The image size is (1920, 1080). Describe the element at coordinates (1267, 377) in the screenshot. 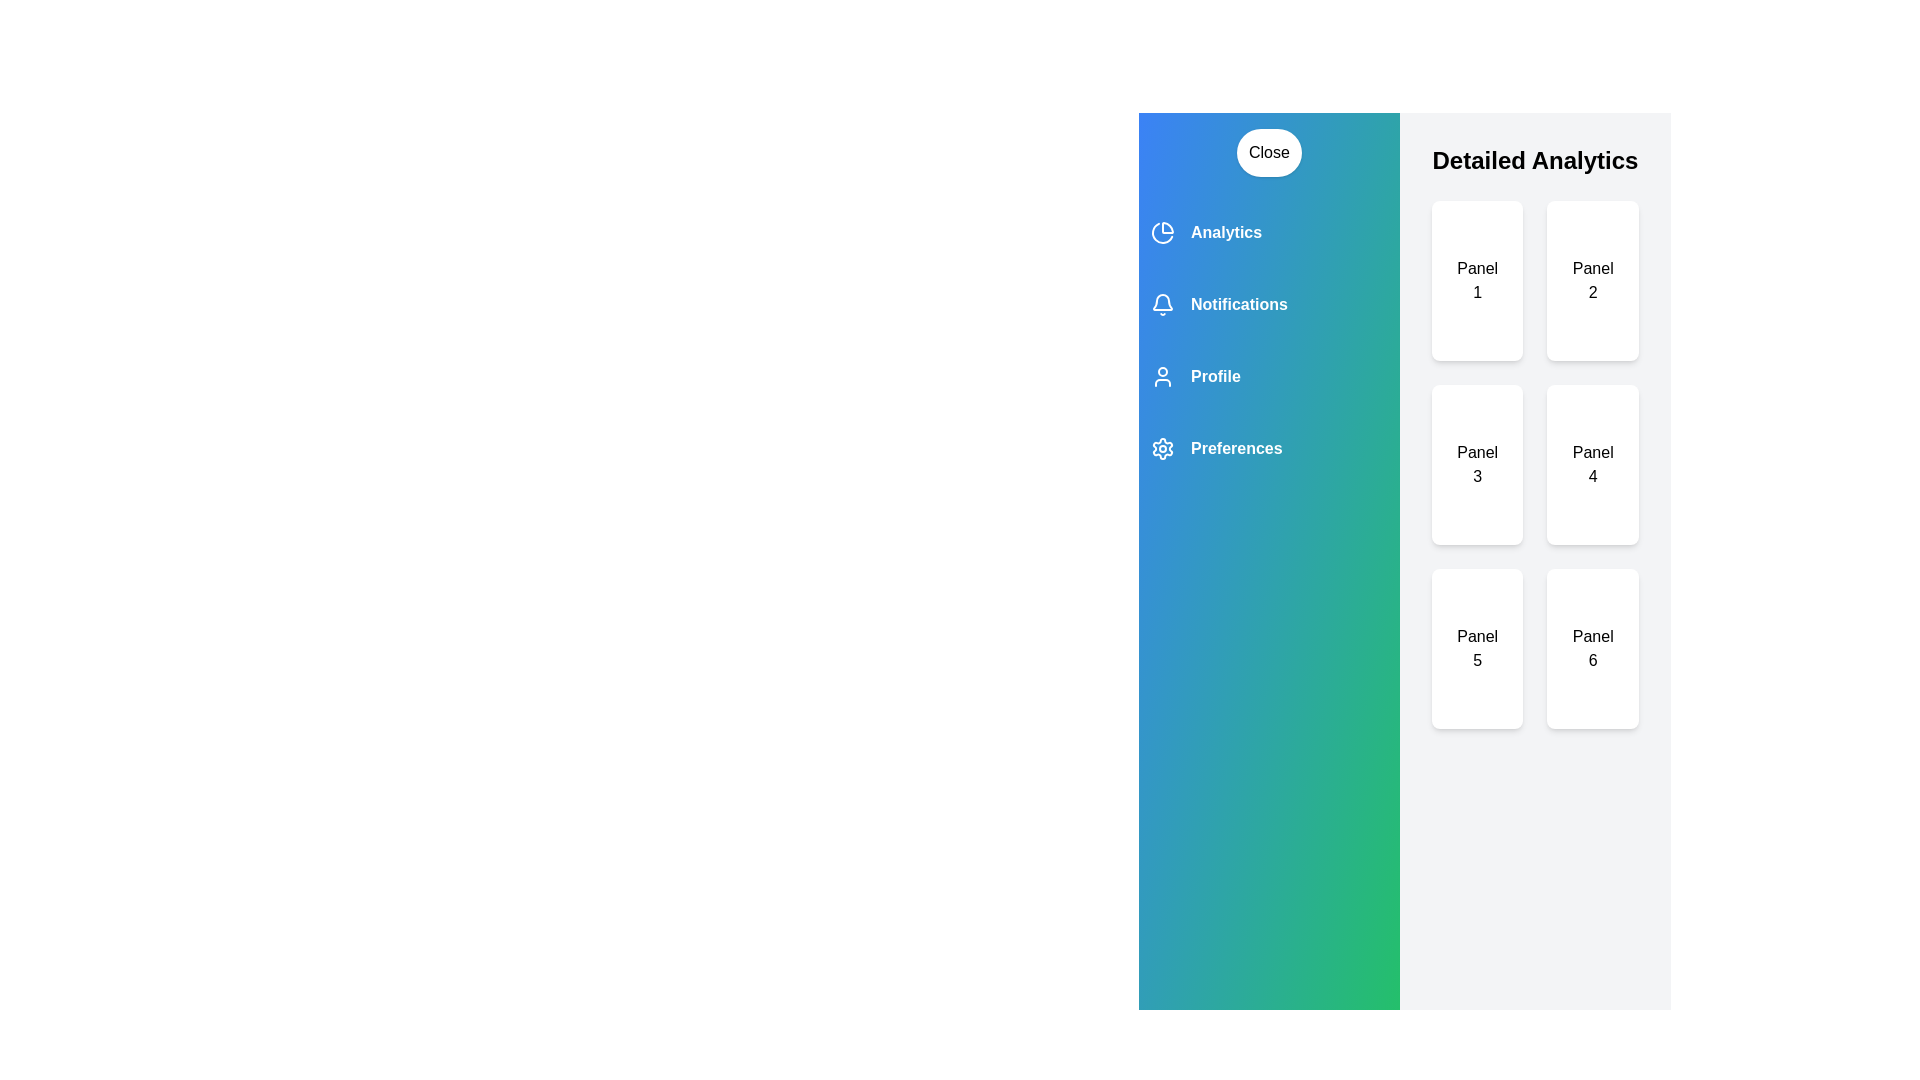

I see `the category Profile to observe its visual feedback` at that location.